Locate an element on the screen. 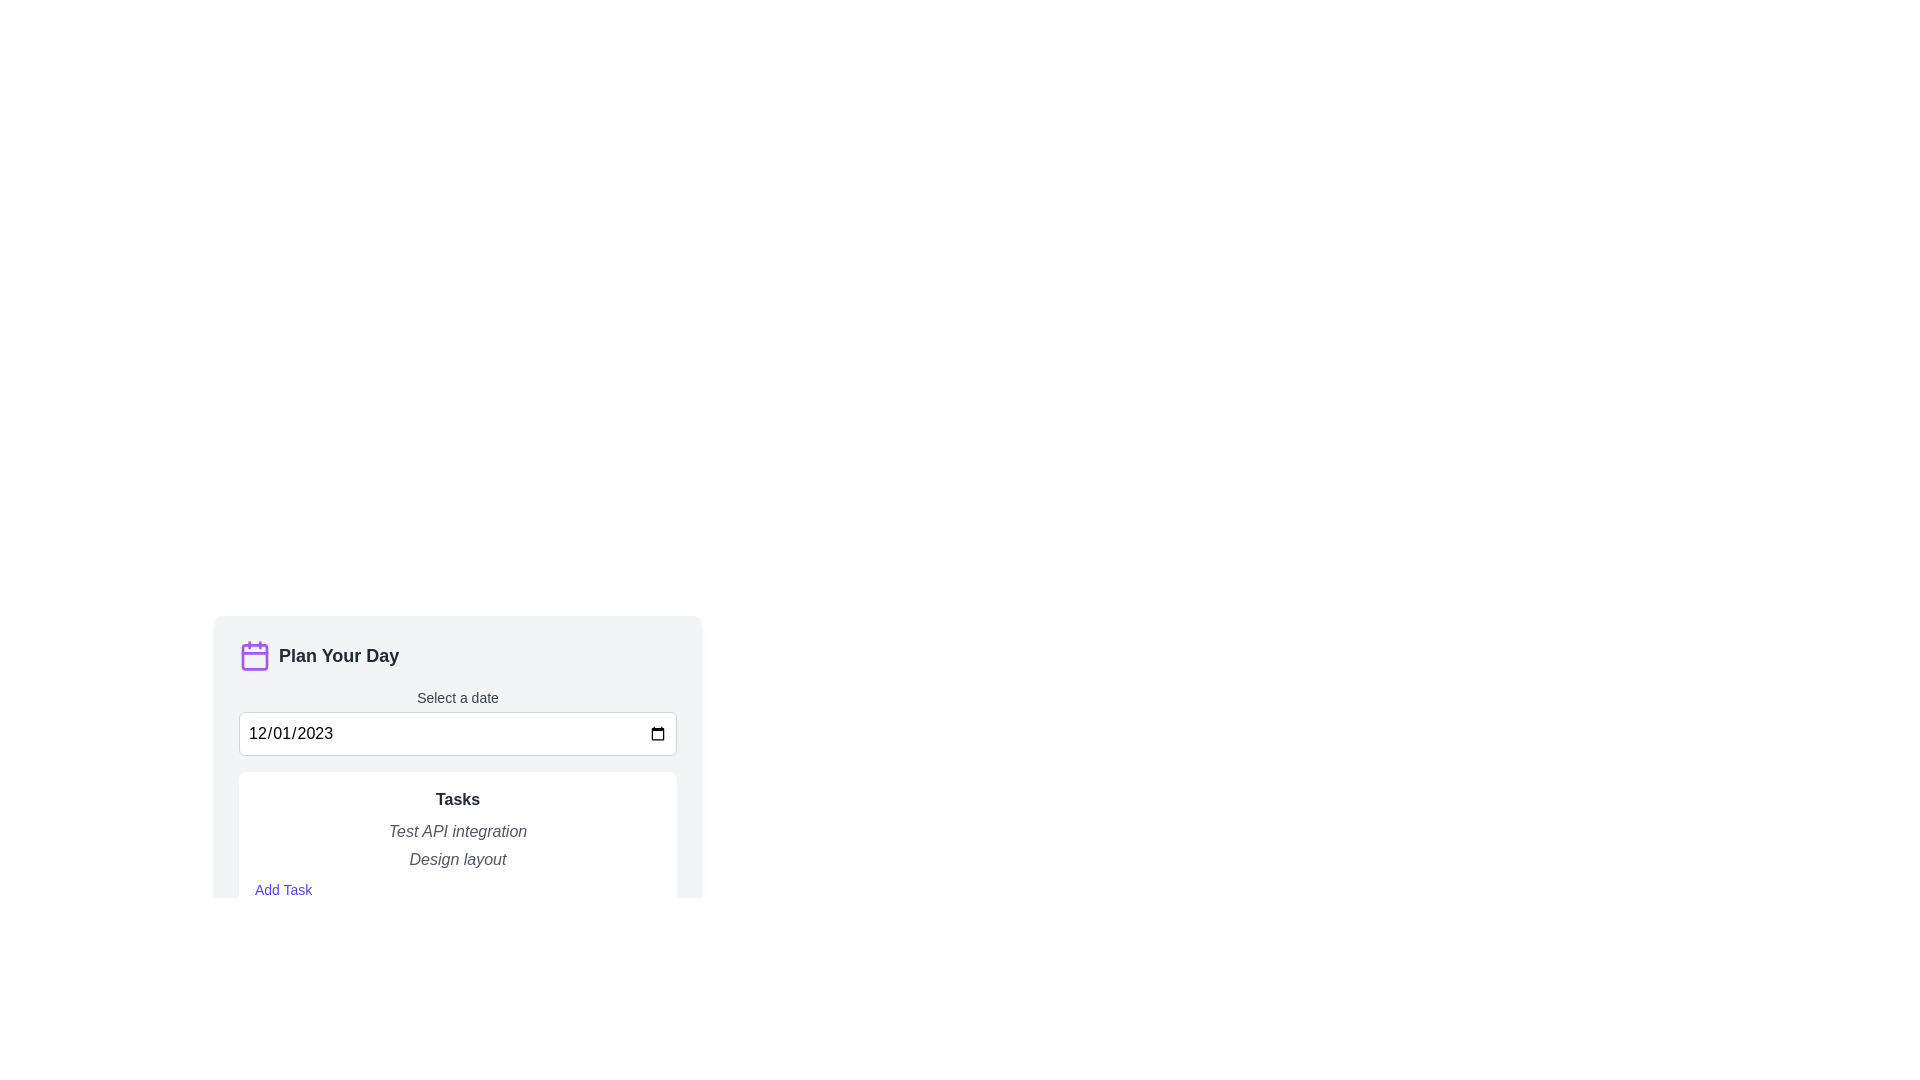  the descriptive label for the date input field located in the 'Plan Your Day' section, positioned directly above the input field is located at coordinates (456, 697).